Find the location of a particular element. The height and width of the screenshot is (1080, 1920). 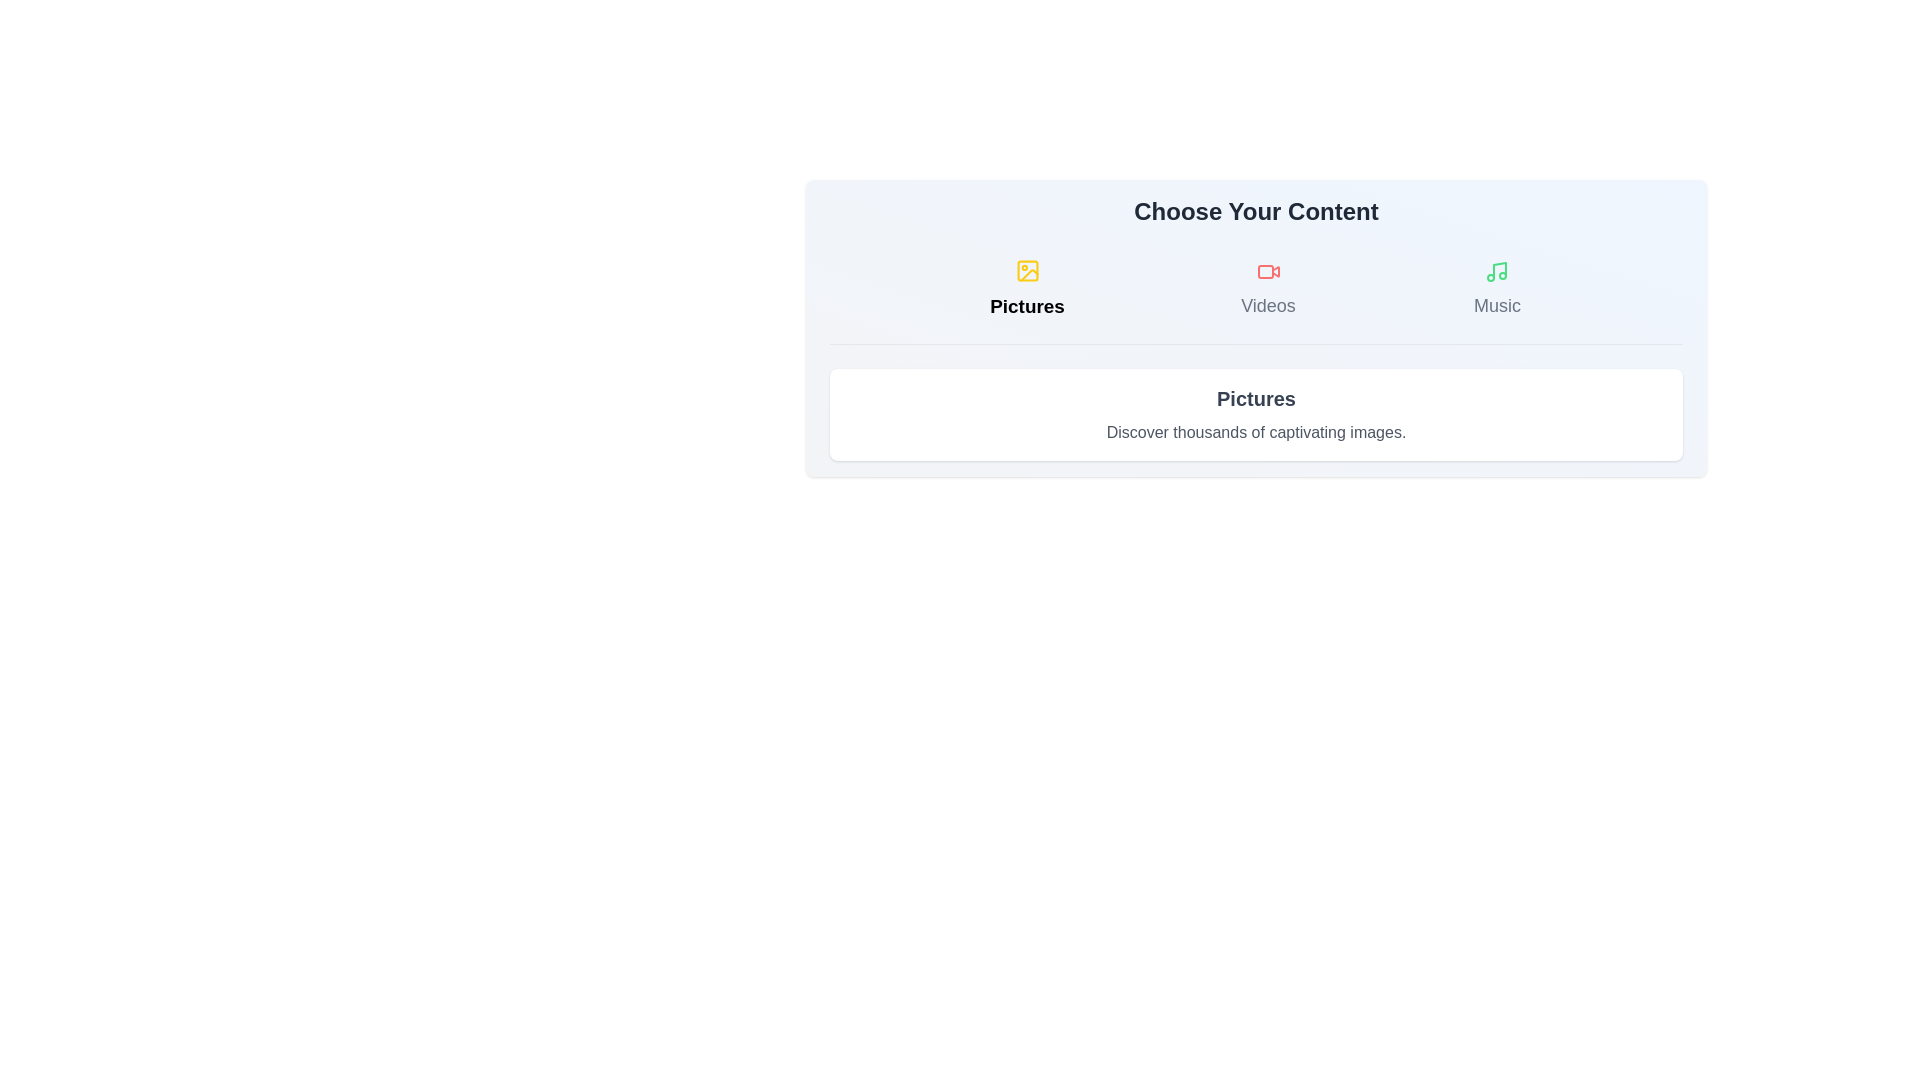

the Videos tab to switch content is located at coordinates (1267, 289).